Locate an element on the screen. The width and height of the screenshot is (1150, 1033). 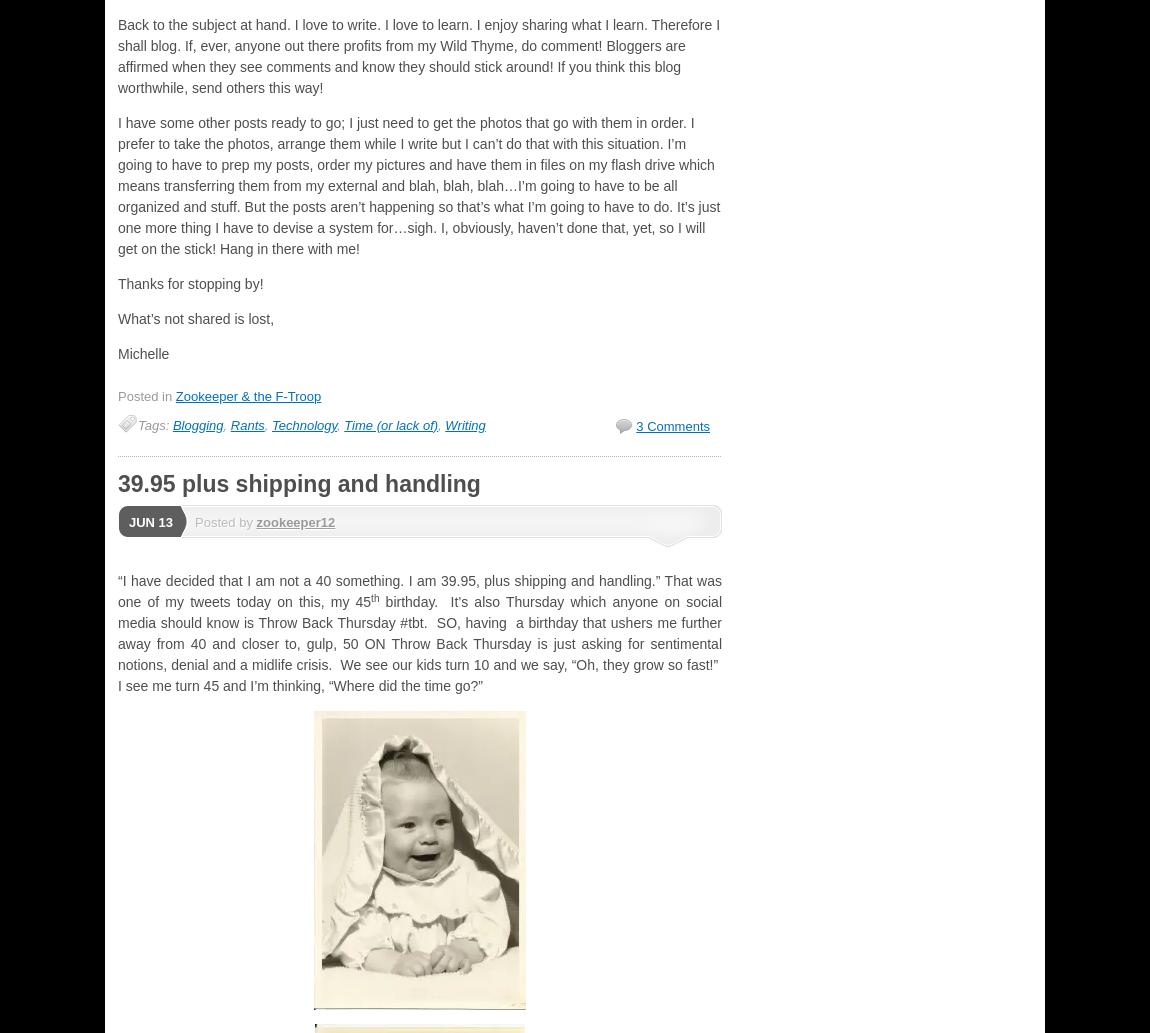
'Jun 13' is located at coordinates (149, 521).